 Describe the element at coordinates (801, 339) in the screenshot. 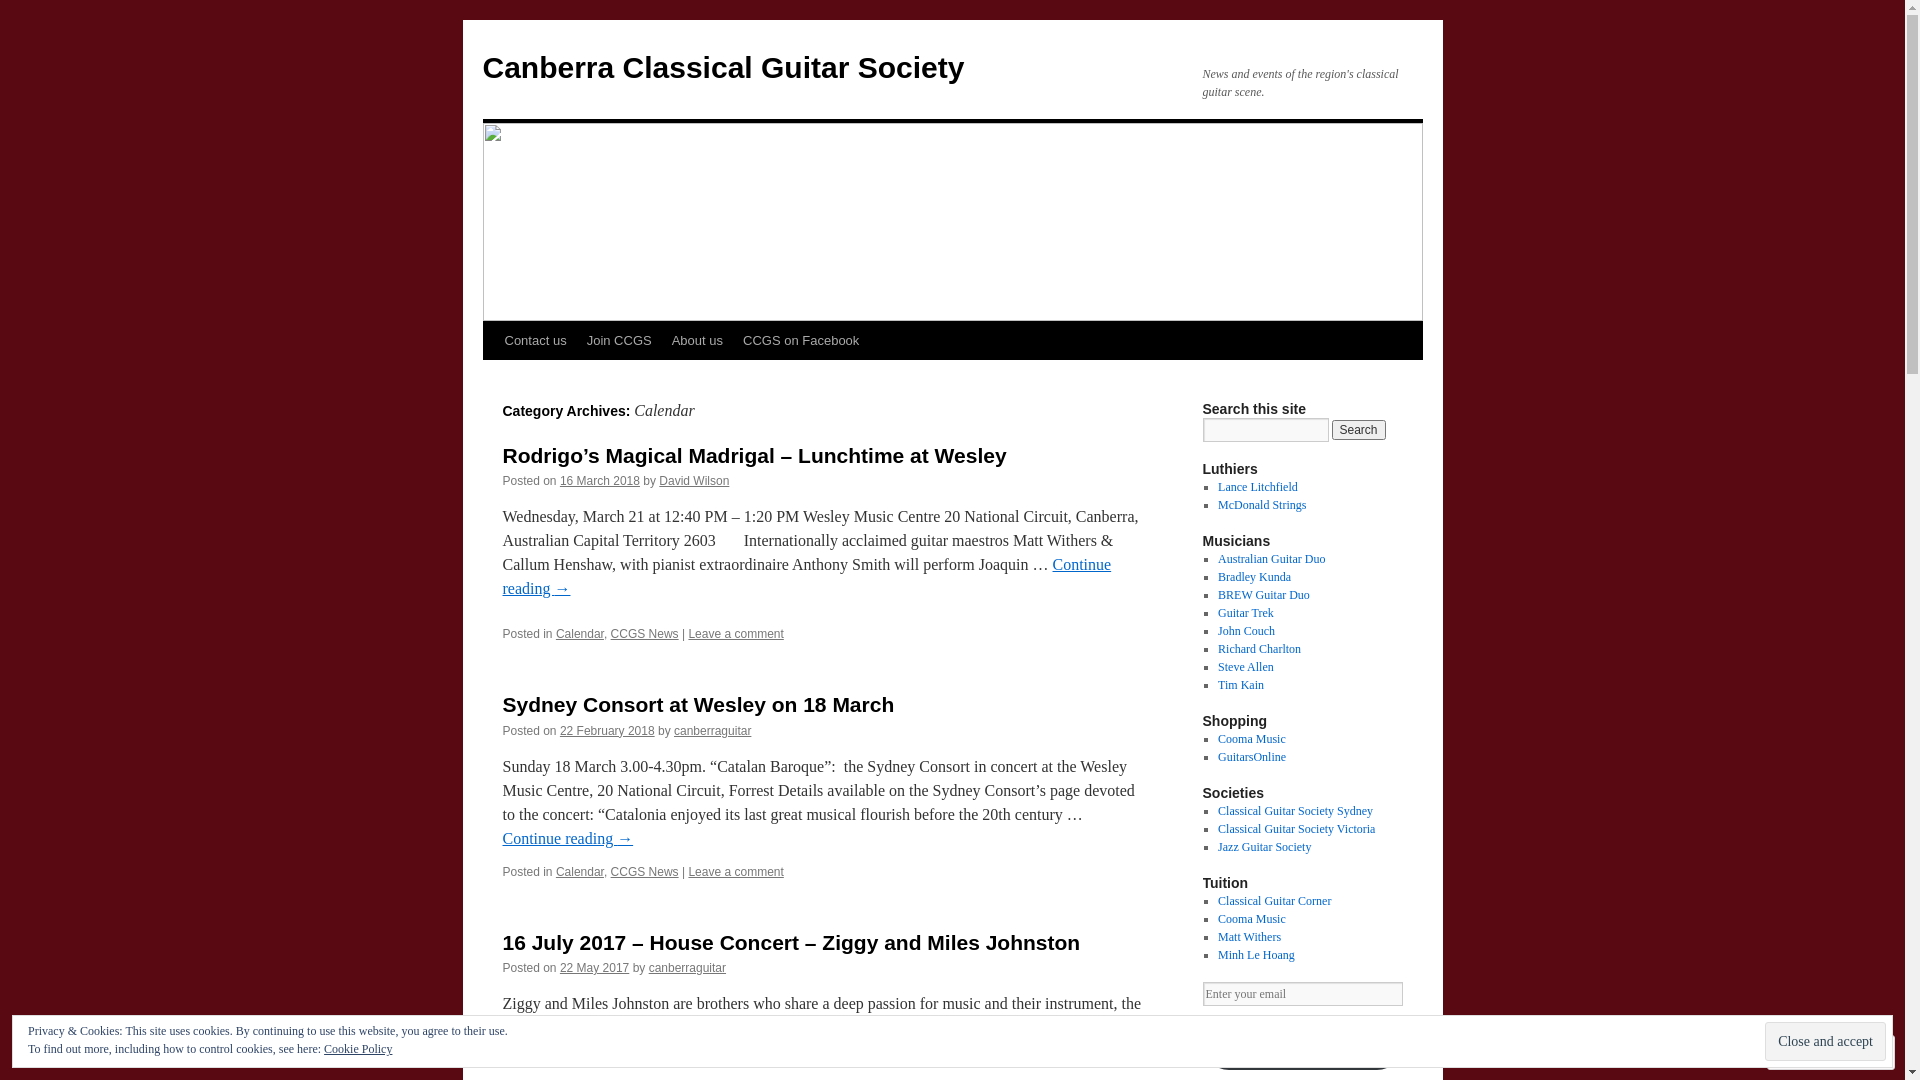

I see `'CCGS on Facebook'` at that location.